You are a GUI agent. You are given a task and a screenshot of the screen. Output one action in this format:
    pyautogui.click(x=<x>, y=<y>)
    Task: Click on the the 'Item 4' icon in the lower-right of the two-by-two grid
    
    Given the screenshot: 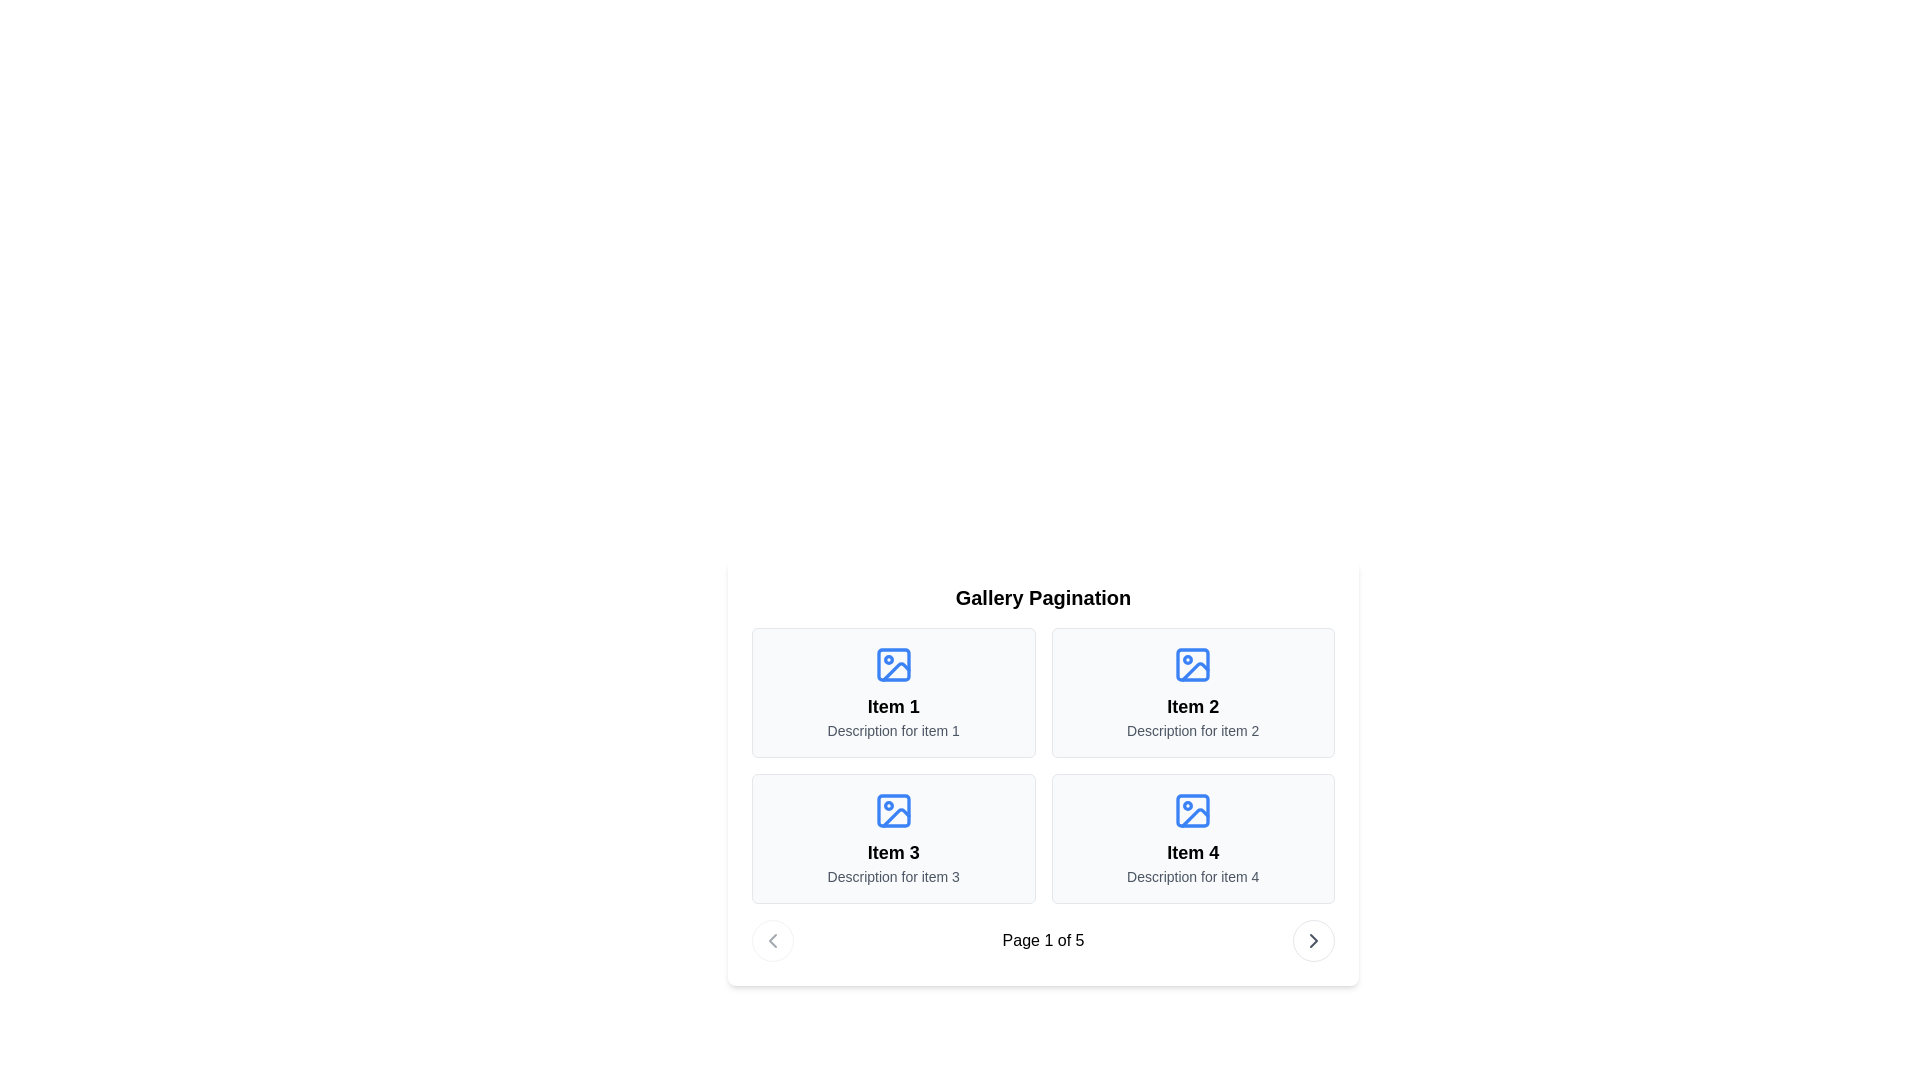 What is the action you would take?
    pyautogui.click(x=1193, y=810)
    